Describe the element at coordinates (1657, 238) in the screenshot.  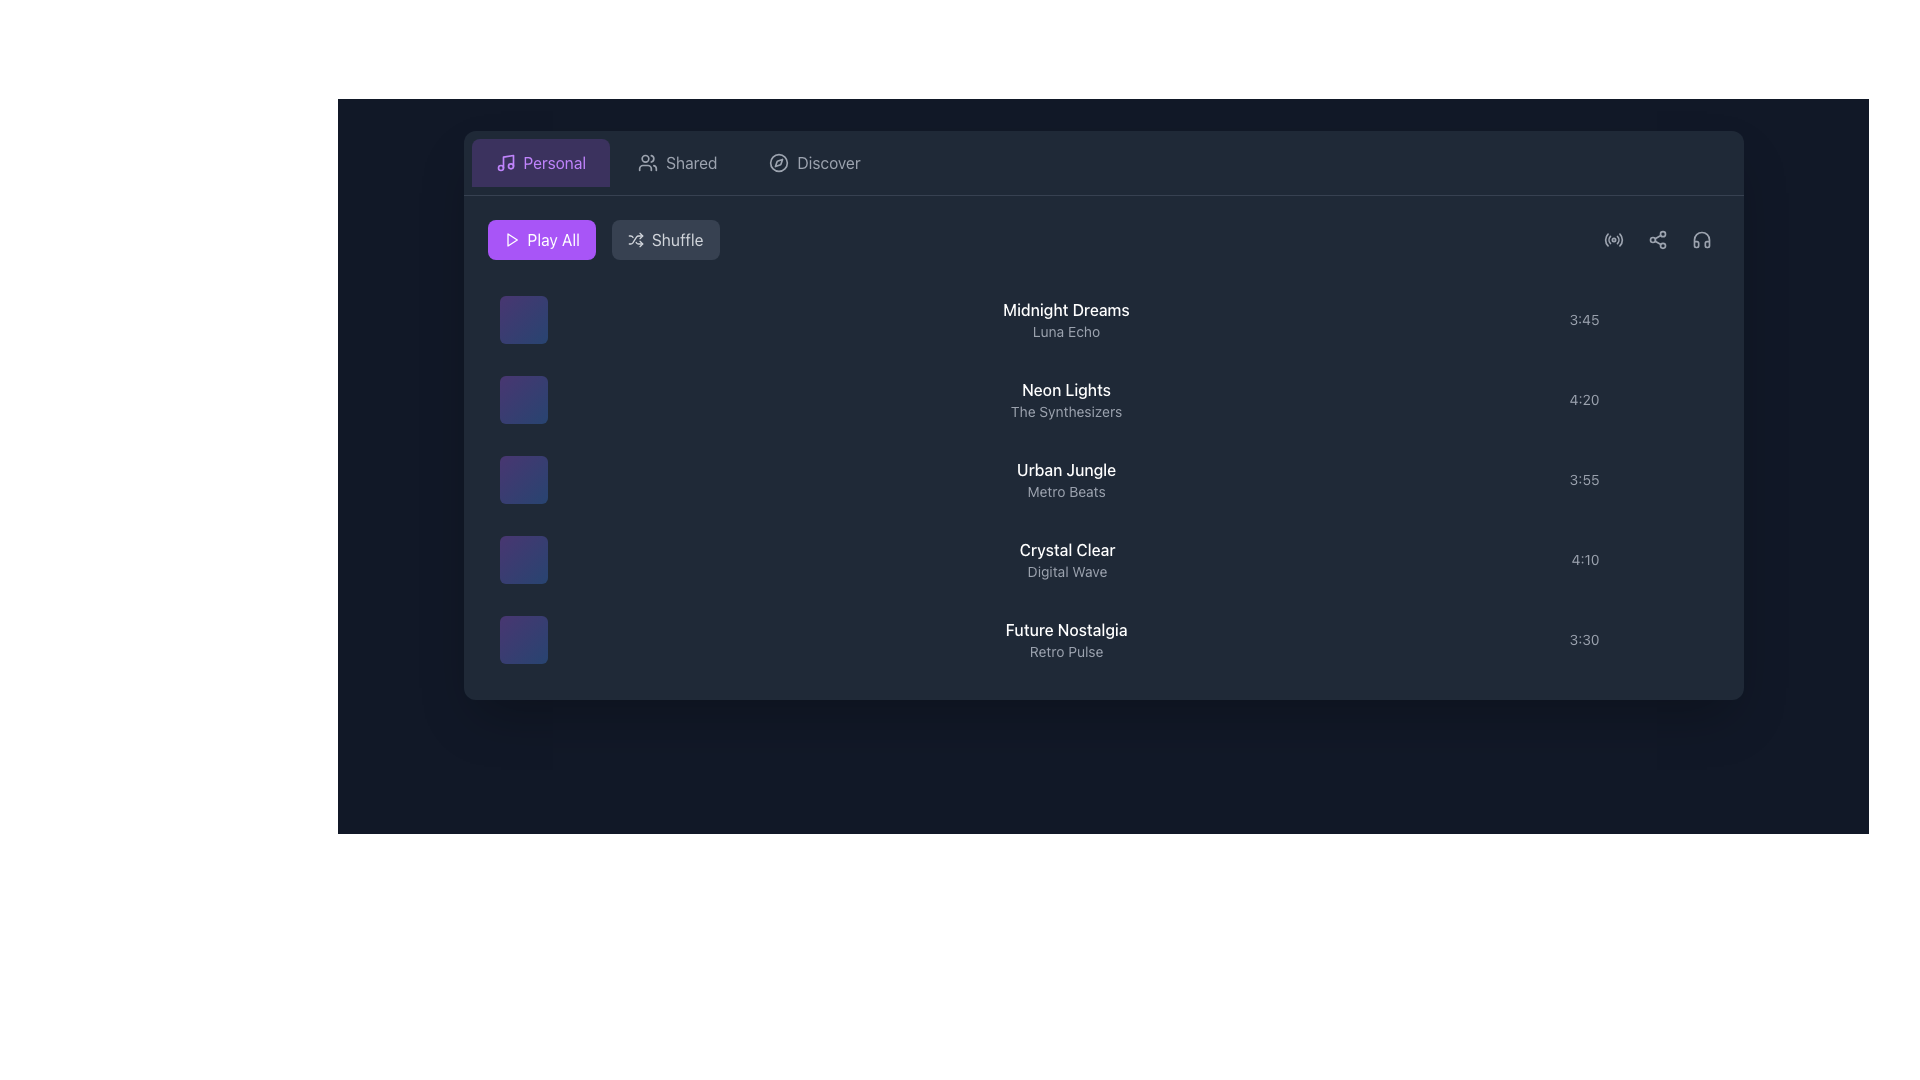
I see `the share icon button, which is a triangular structure of three connected nodes within a circular button located in the upper-right corner of the main interface` at that location.